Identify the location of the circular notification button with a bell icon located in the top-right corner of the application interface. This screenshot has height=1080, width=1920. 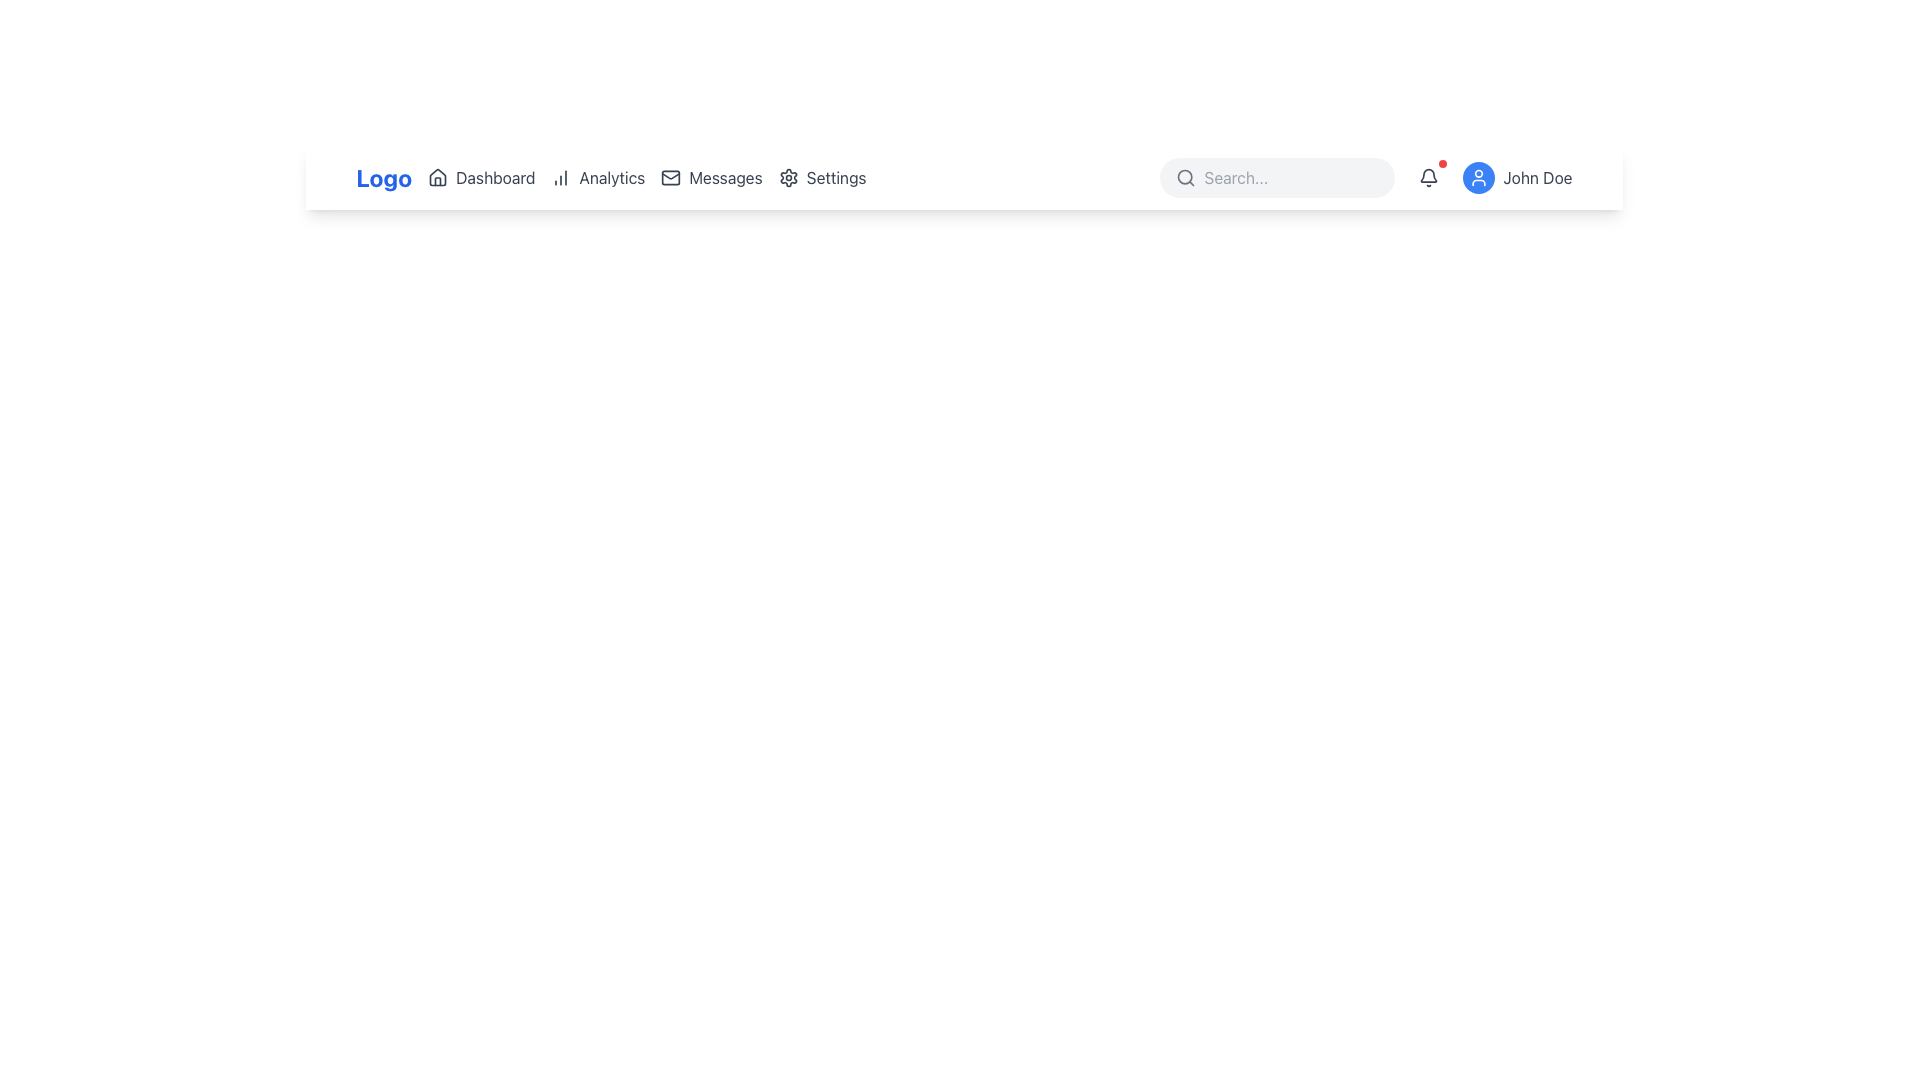
(1428, 176).